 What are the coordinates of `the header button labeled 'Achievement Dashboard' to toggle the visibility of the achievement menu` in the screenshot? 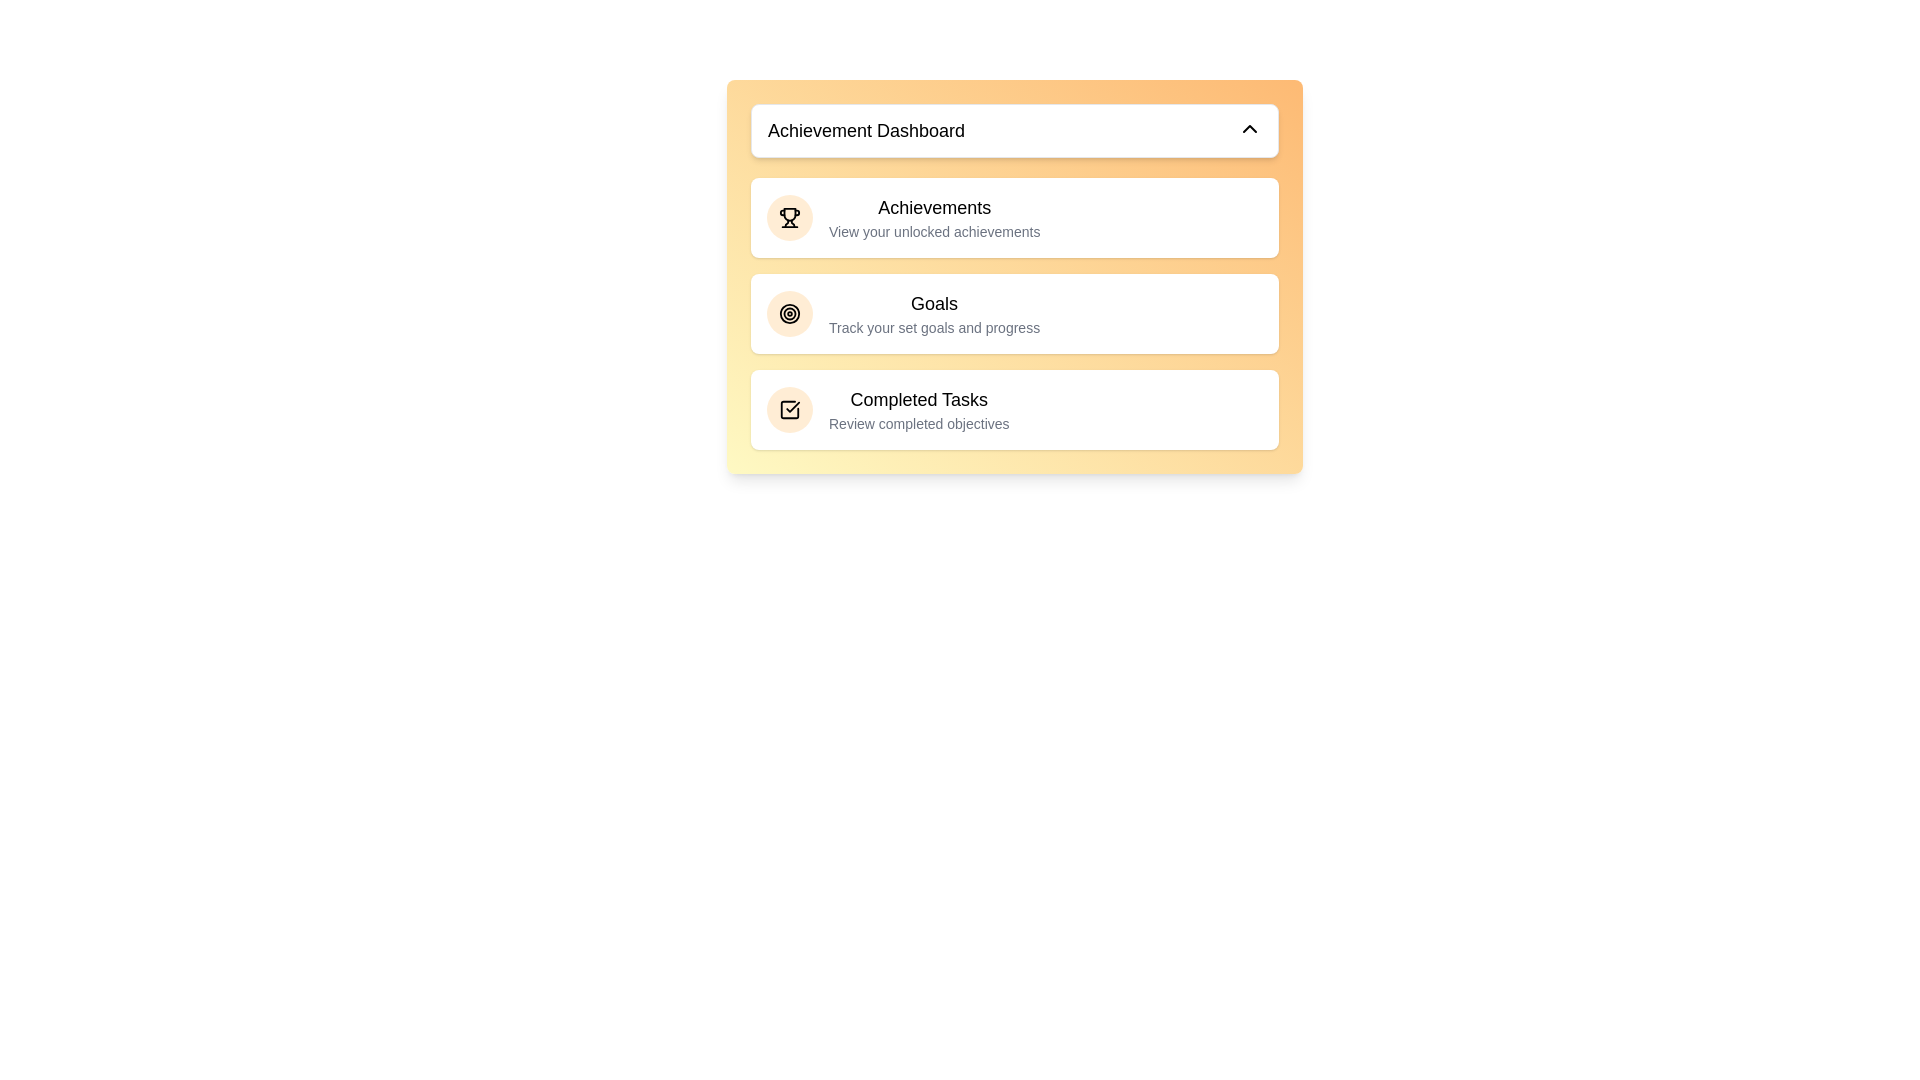 It's located at (1014, 131).